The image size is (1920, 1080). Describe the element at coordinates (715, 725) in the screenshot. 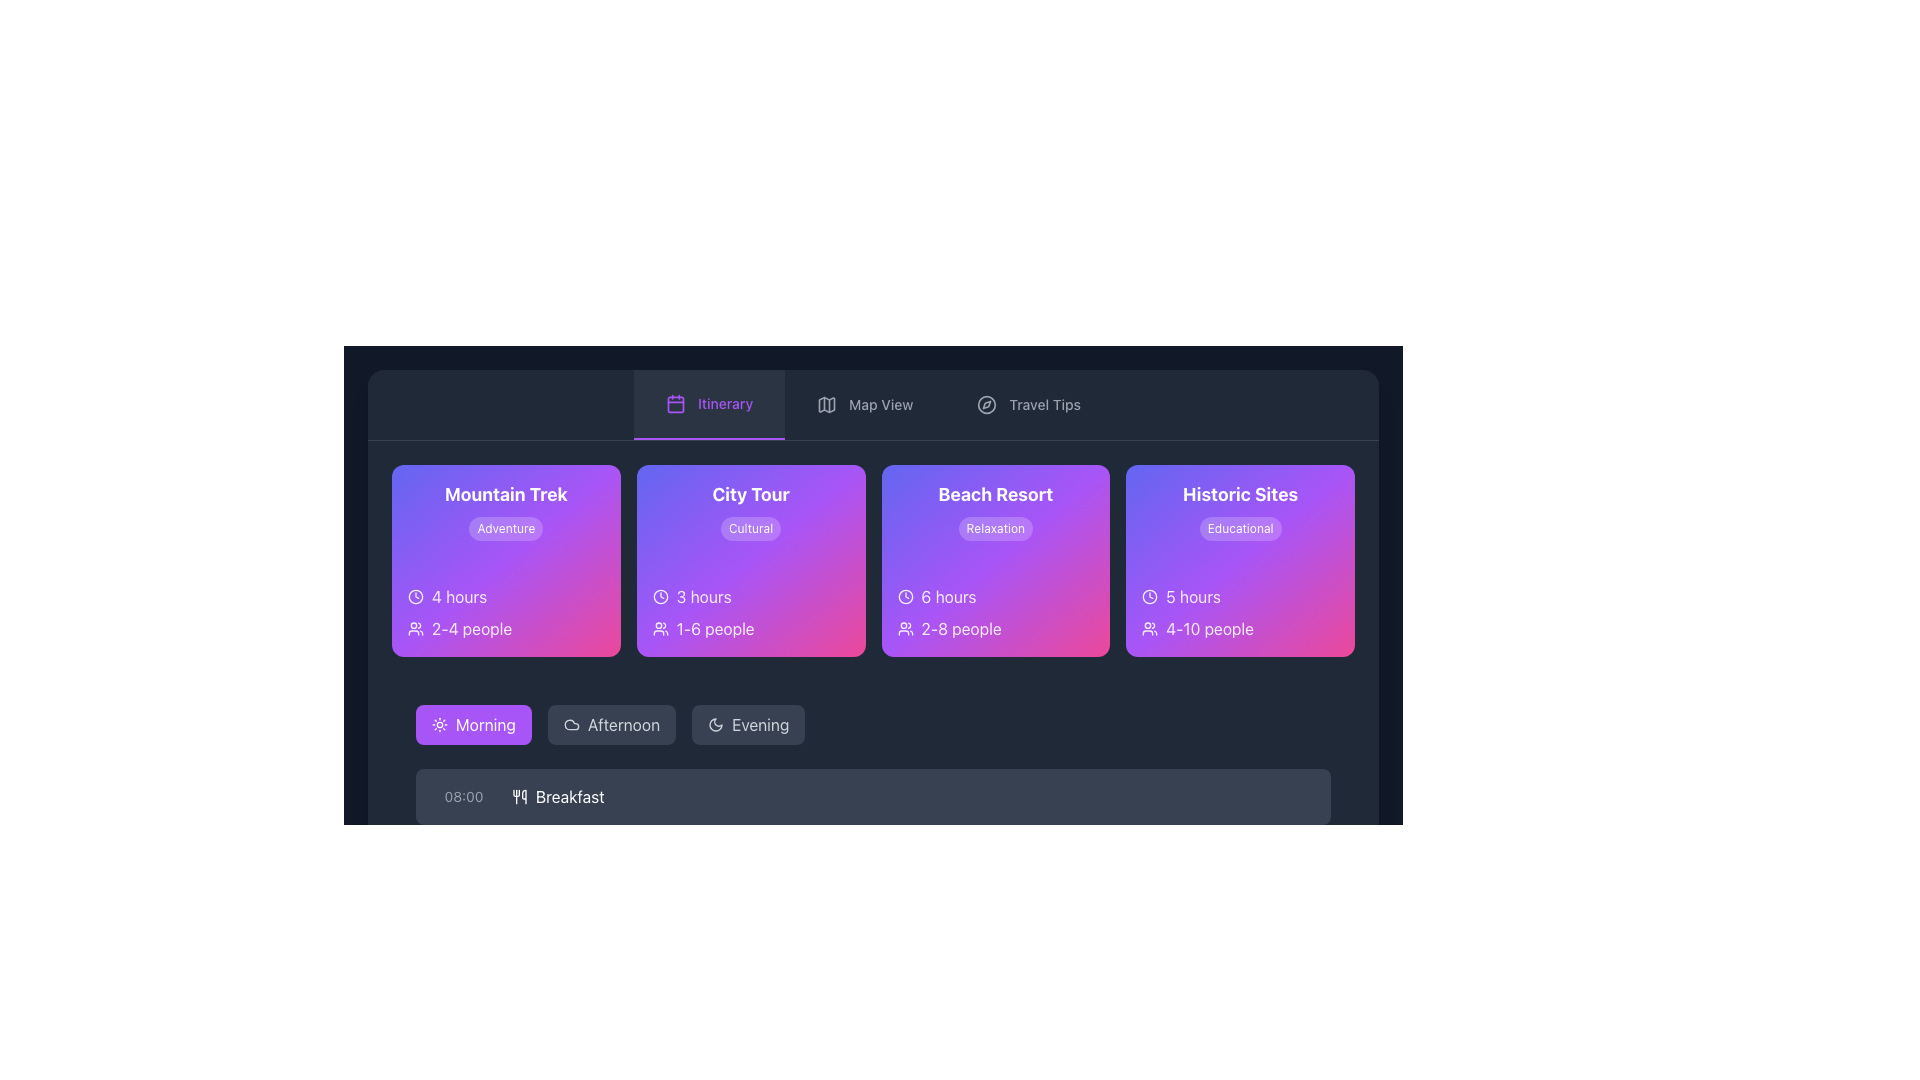

I see `the crescent moon icon located in the navigation bar for accessibility purposes` at that location.